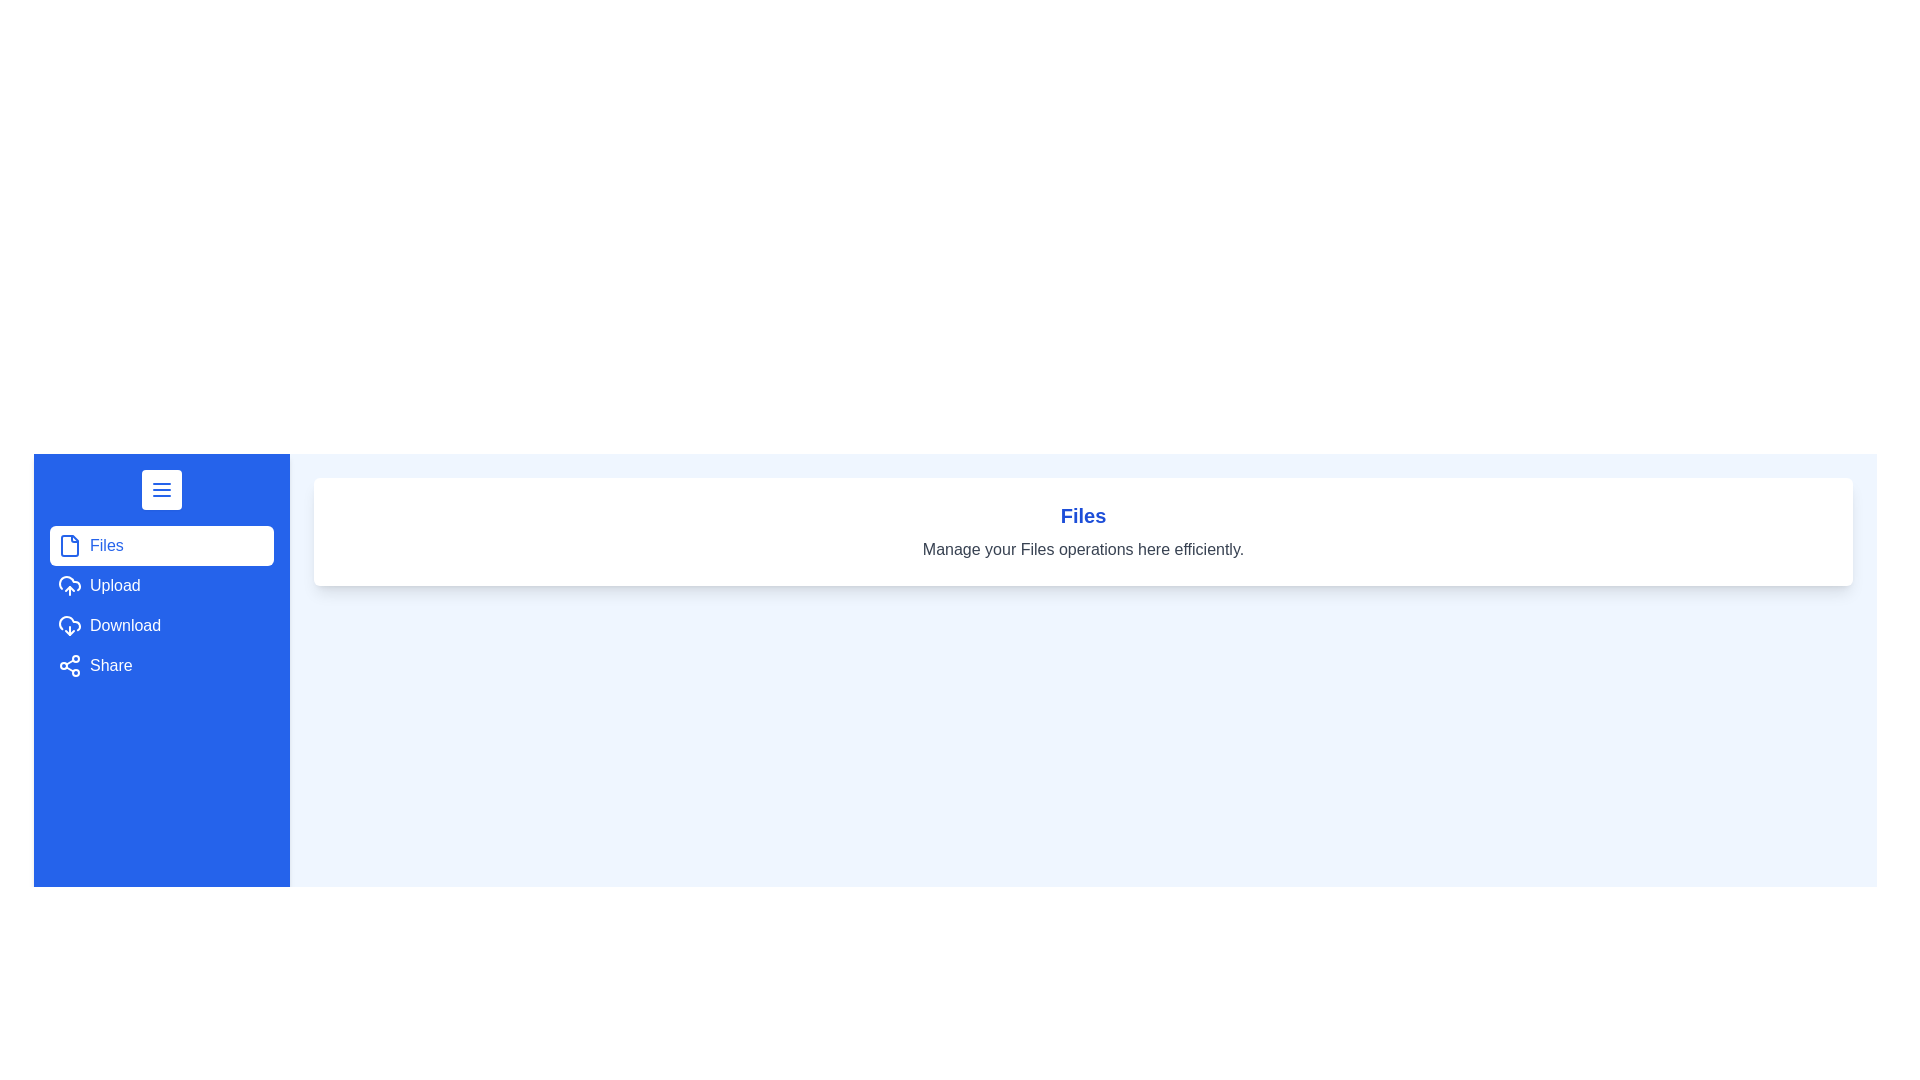 The width and height of the screenshot is (1920, 1080). I want to click on the menu option Download from the drawer, so click(162, 624).